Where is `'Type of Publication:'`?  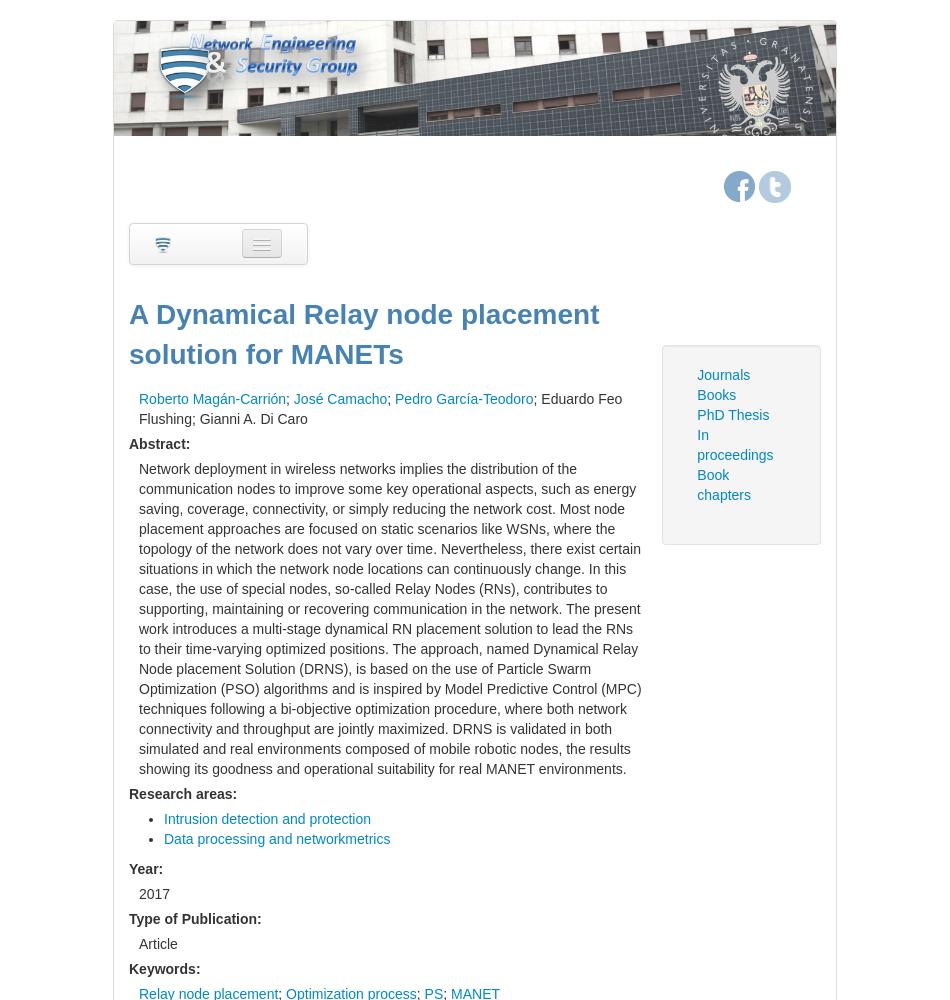
'Type of Publication:' is located at coordinates (195, 918).